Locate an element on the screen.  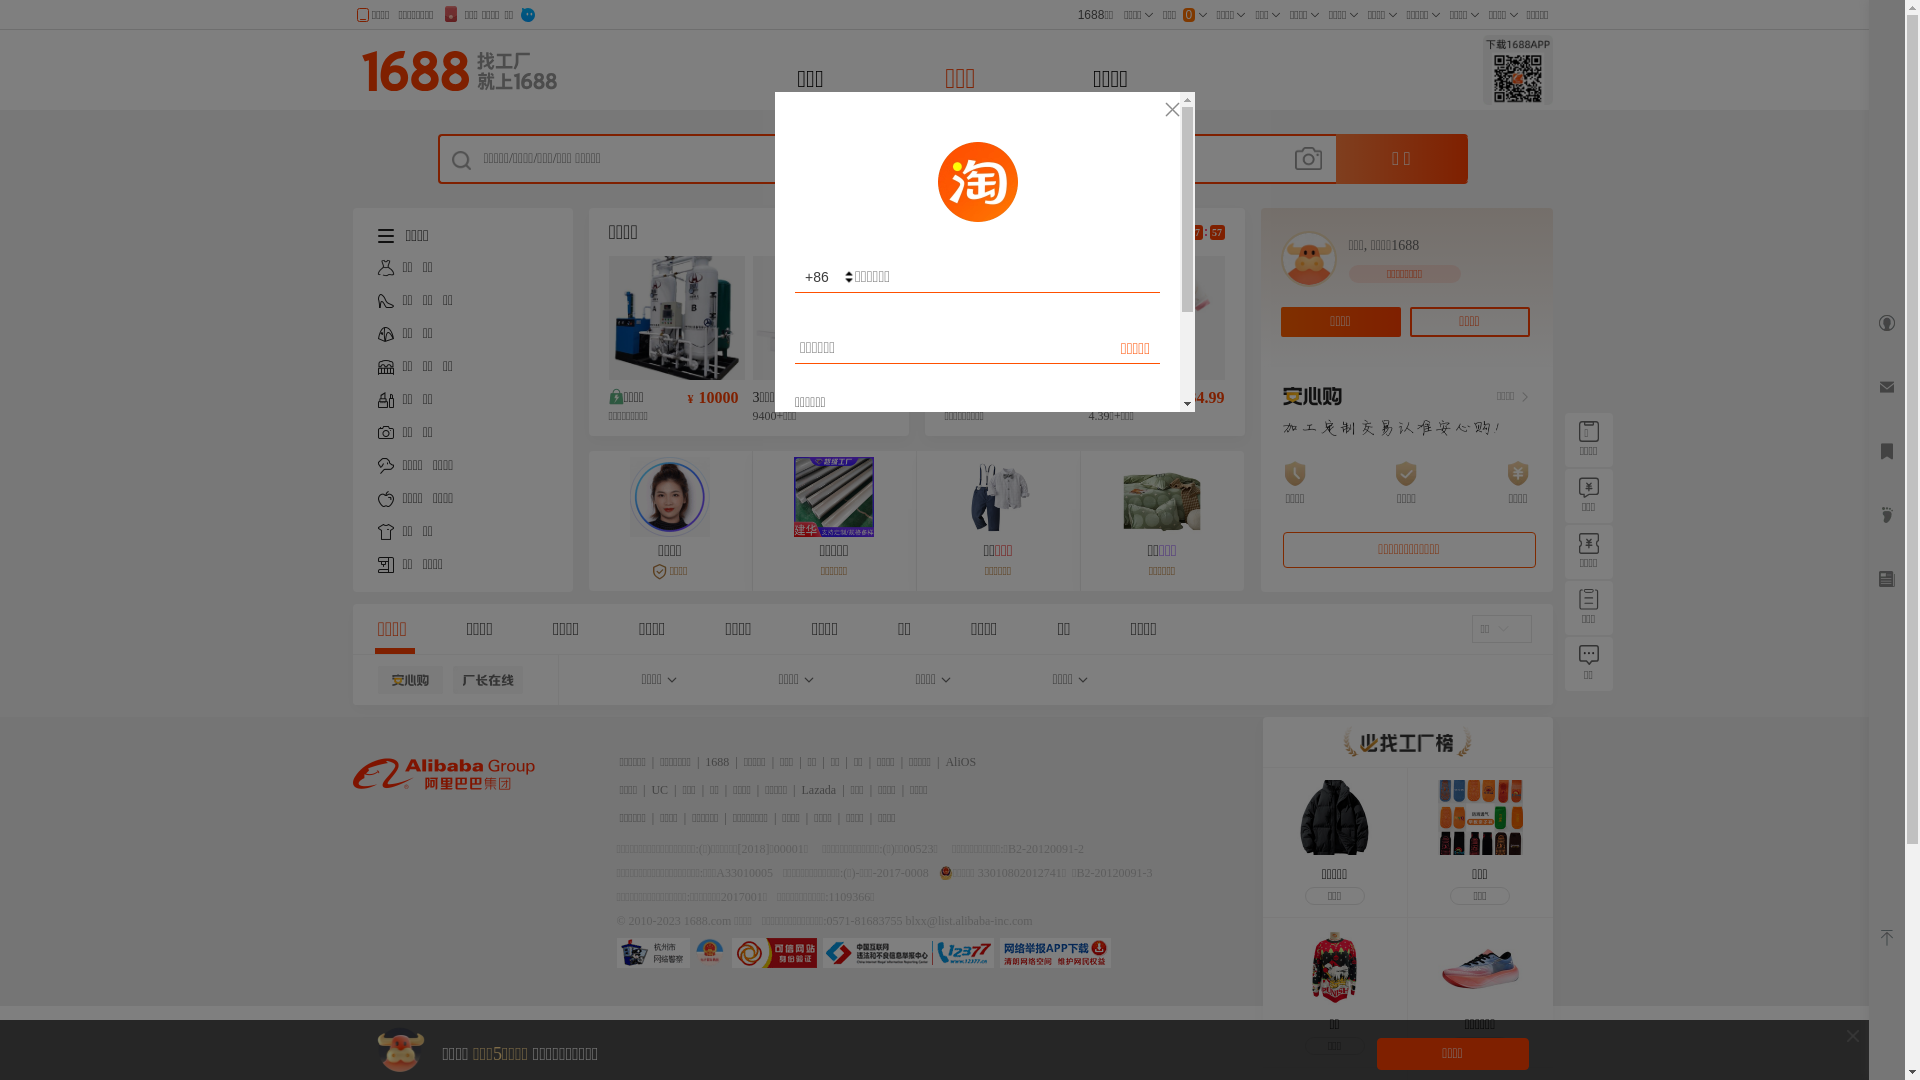
'Lazada' is located at coordinates (819, 789).